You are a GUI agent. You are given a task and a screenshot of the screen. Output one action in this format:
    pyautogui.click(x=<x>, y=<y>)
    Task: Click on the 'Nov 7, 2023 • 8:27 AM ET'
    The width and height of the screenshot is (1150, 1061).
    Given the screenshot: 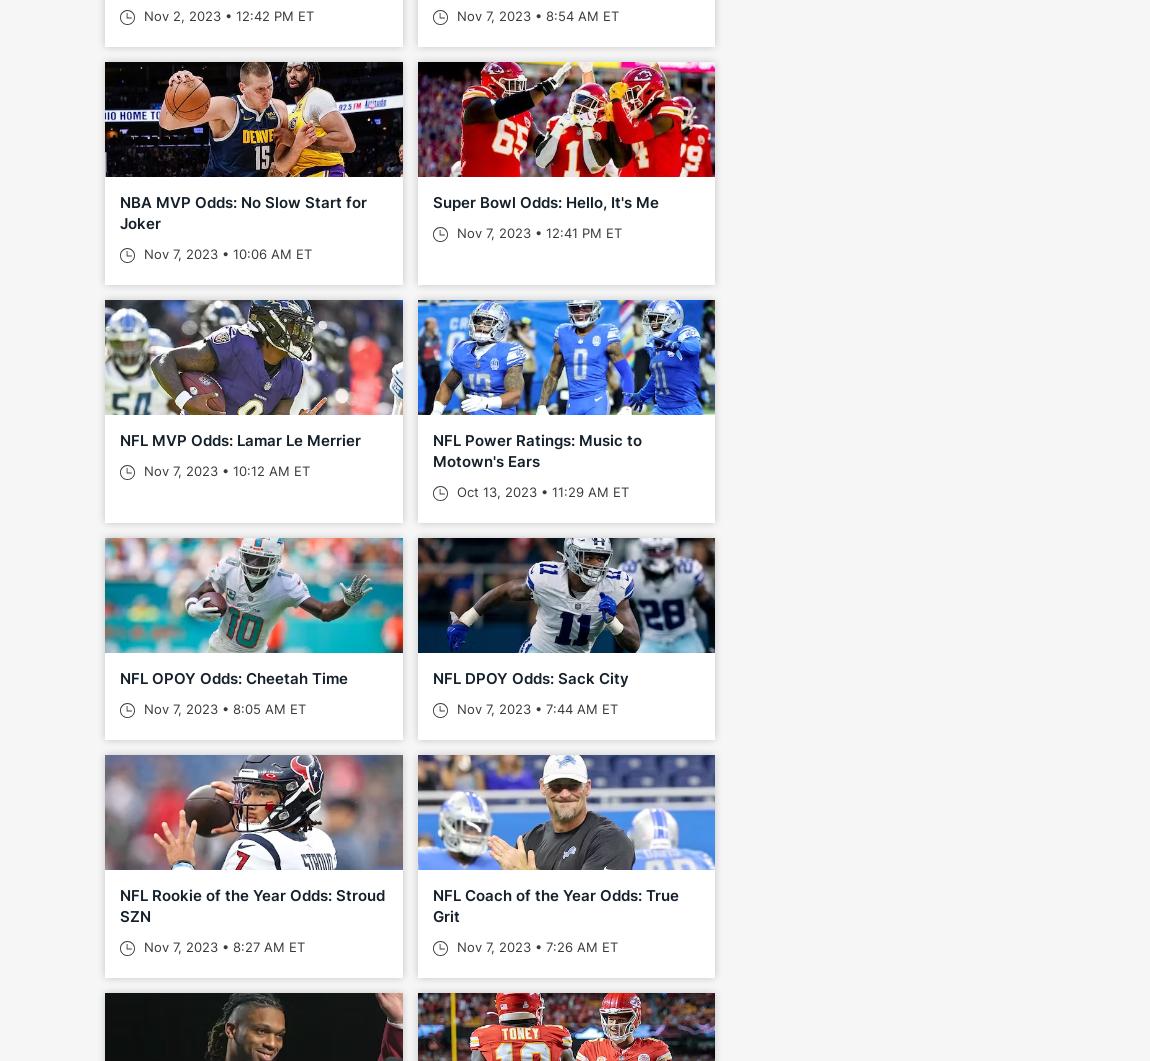 What is the action you would take?
    pyautogui.click(x=221, y=946)
    